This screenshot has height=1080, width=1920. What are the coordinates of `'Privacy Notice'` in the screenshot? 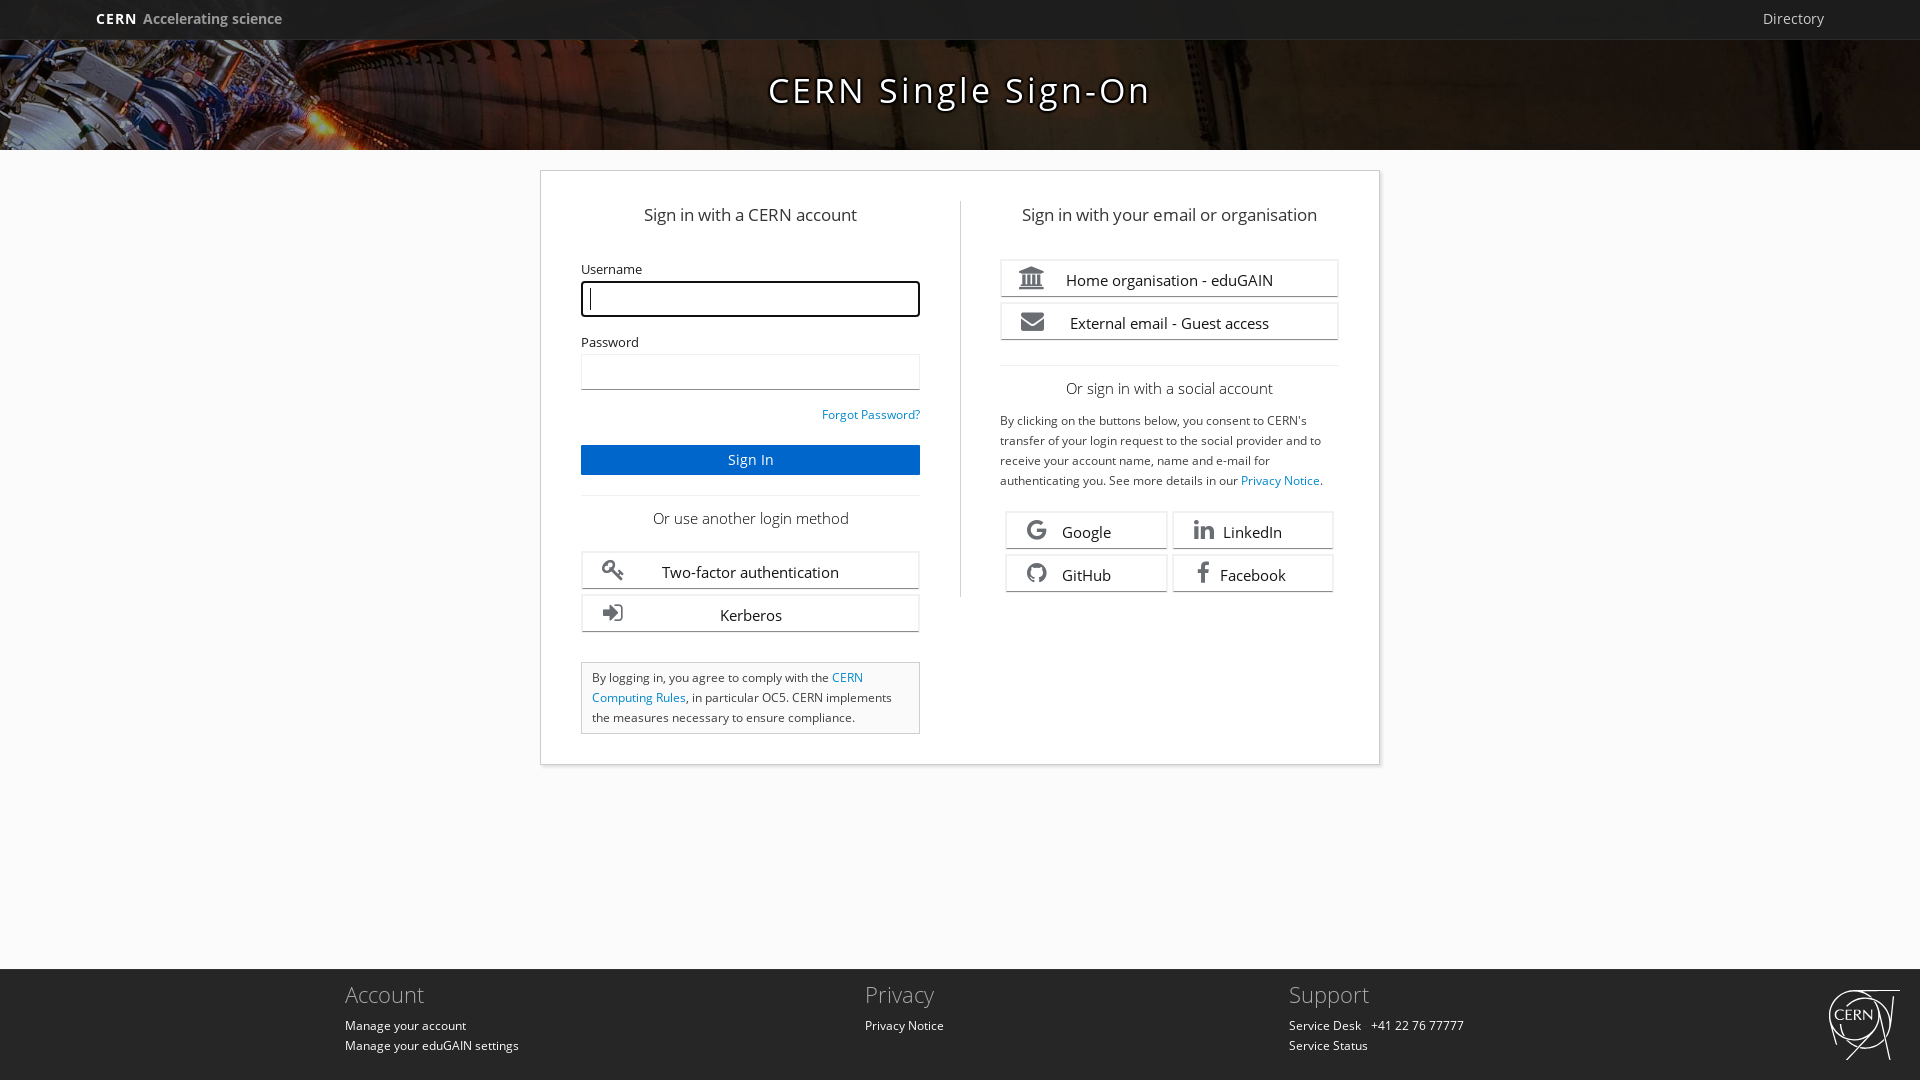 It's located at (903, 1025).